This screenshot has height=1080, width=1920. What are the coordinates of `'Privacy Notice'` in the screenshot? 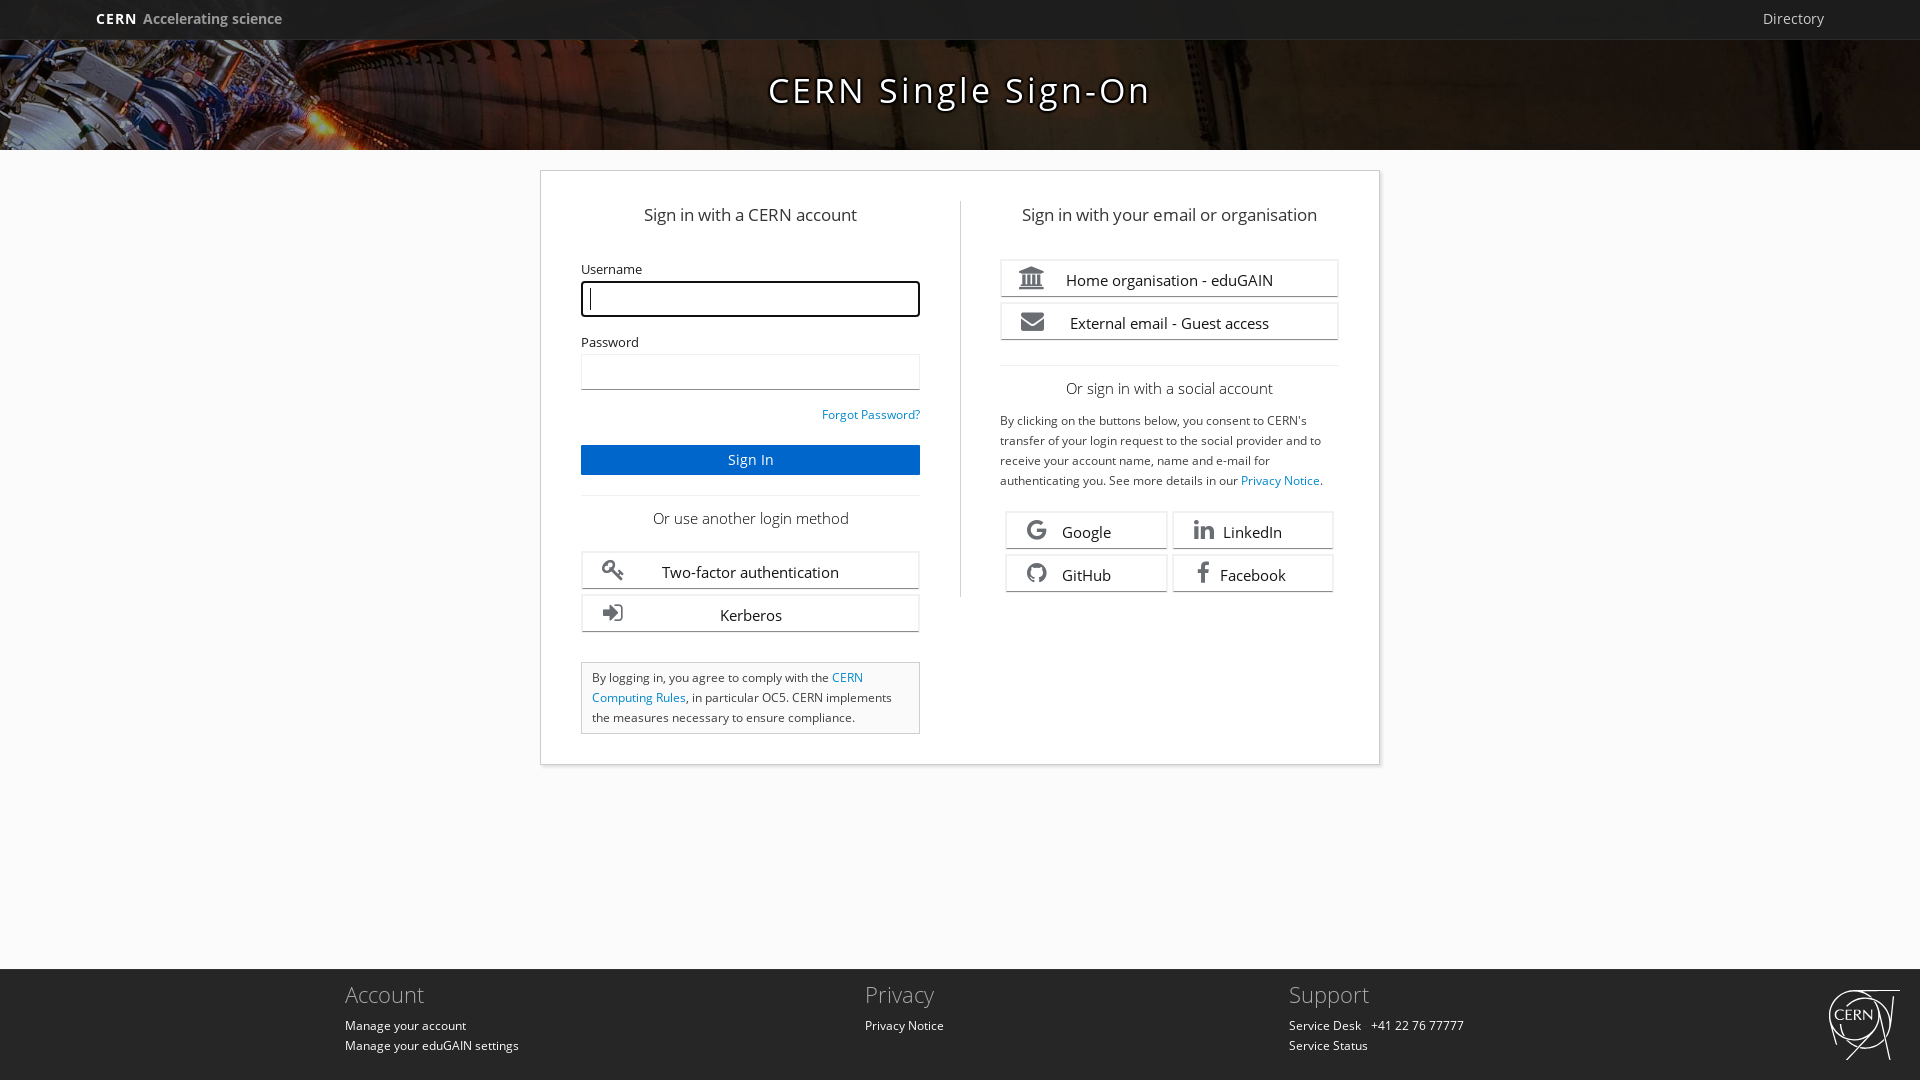 It's located at (903, 1025).